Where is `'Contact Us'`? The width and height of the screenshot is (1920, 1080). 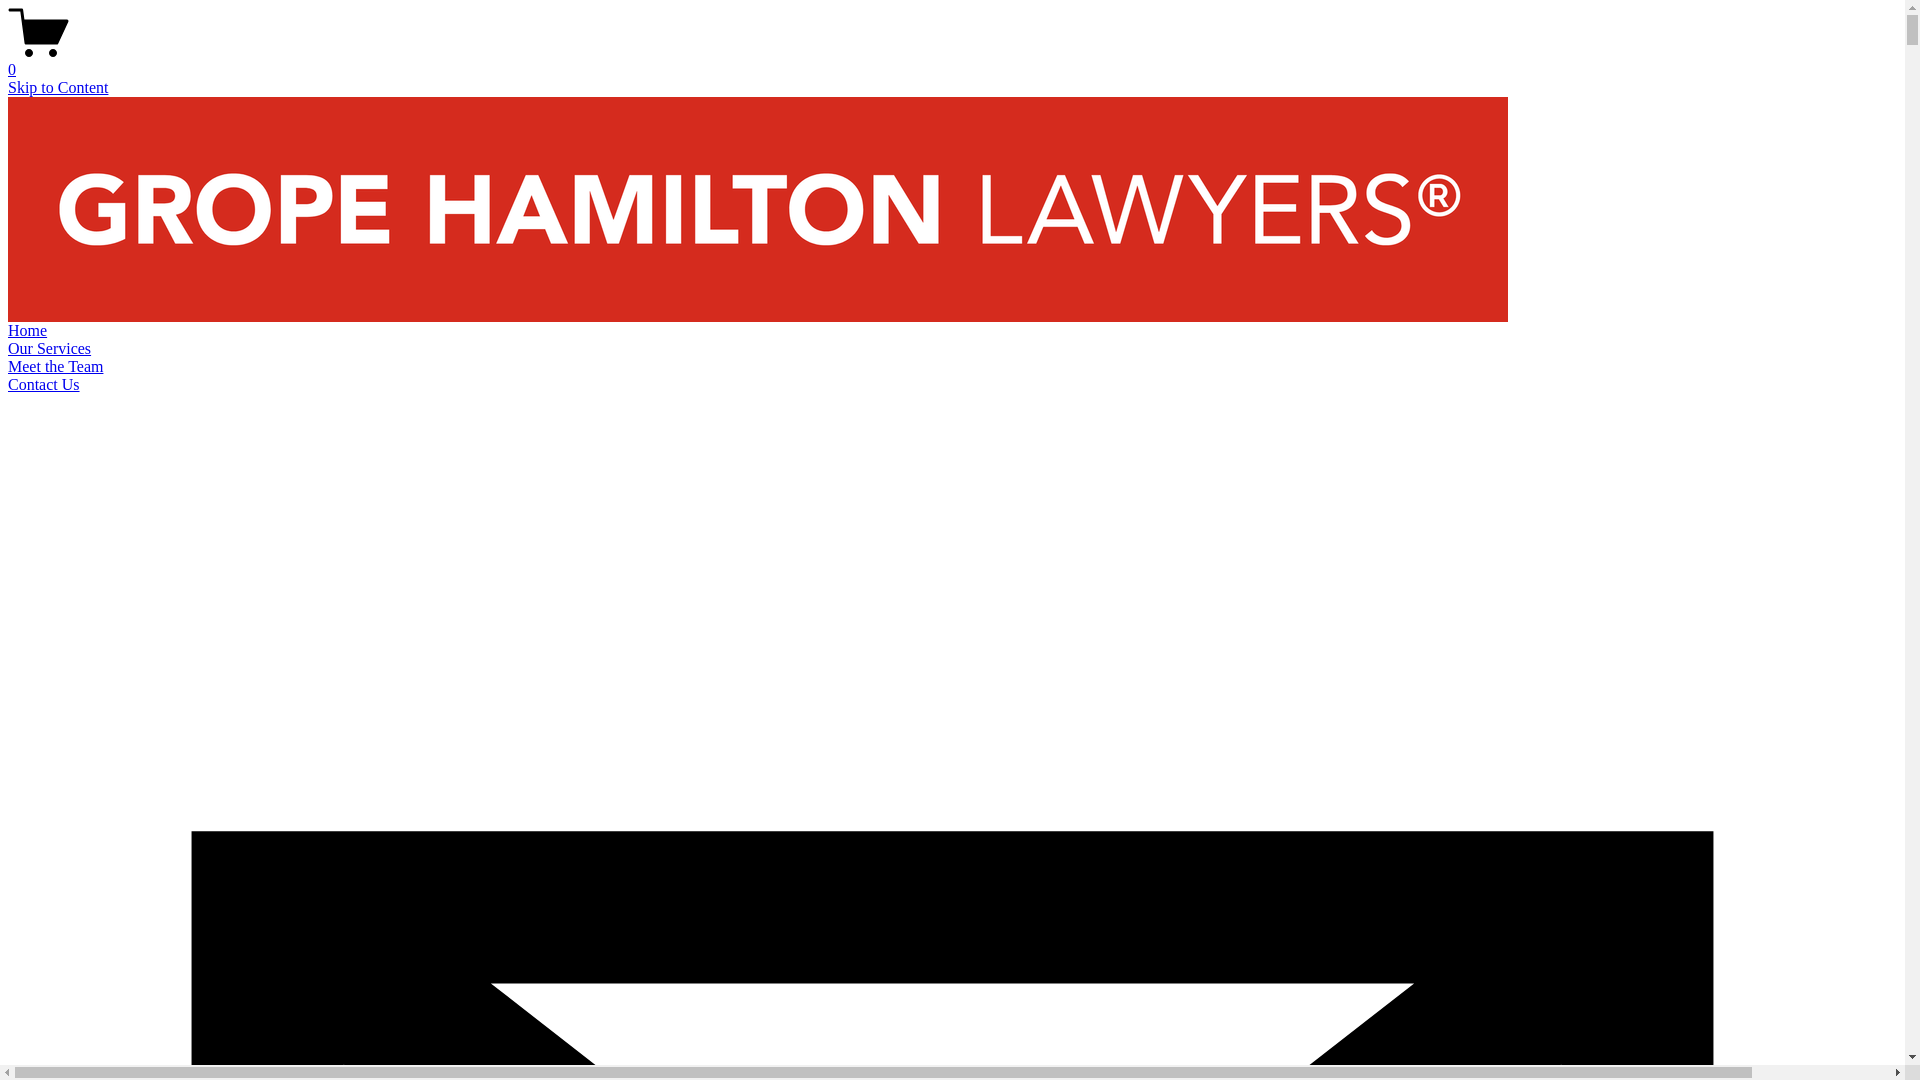
'Contact Us' is located at coordinates (43, 384).